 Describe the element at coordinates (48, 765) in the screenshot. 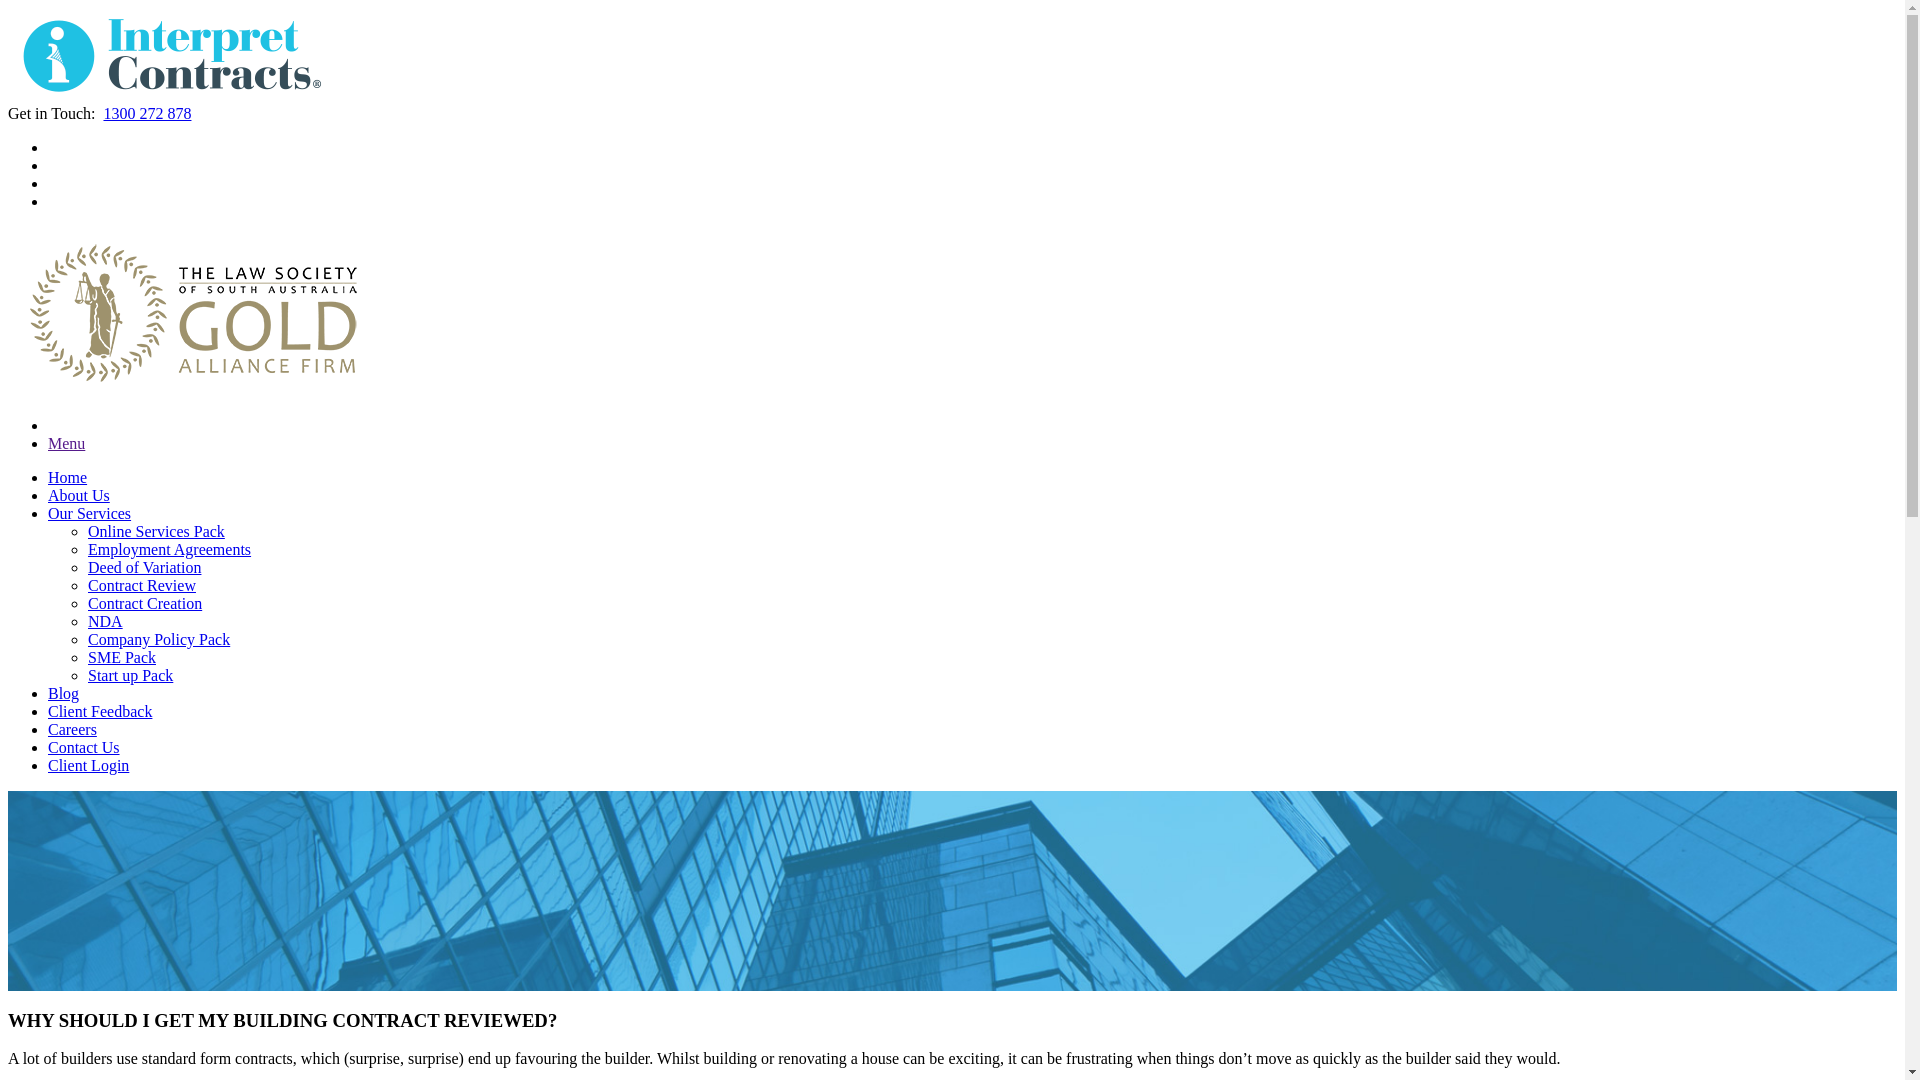

I see `'Client Login'` at that location.